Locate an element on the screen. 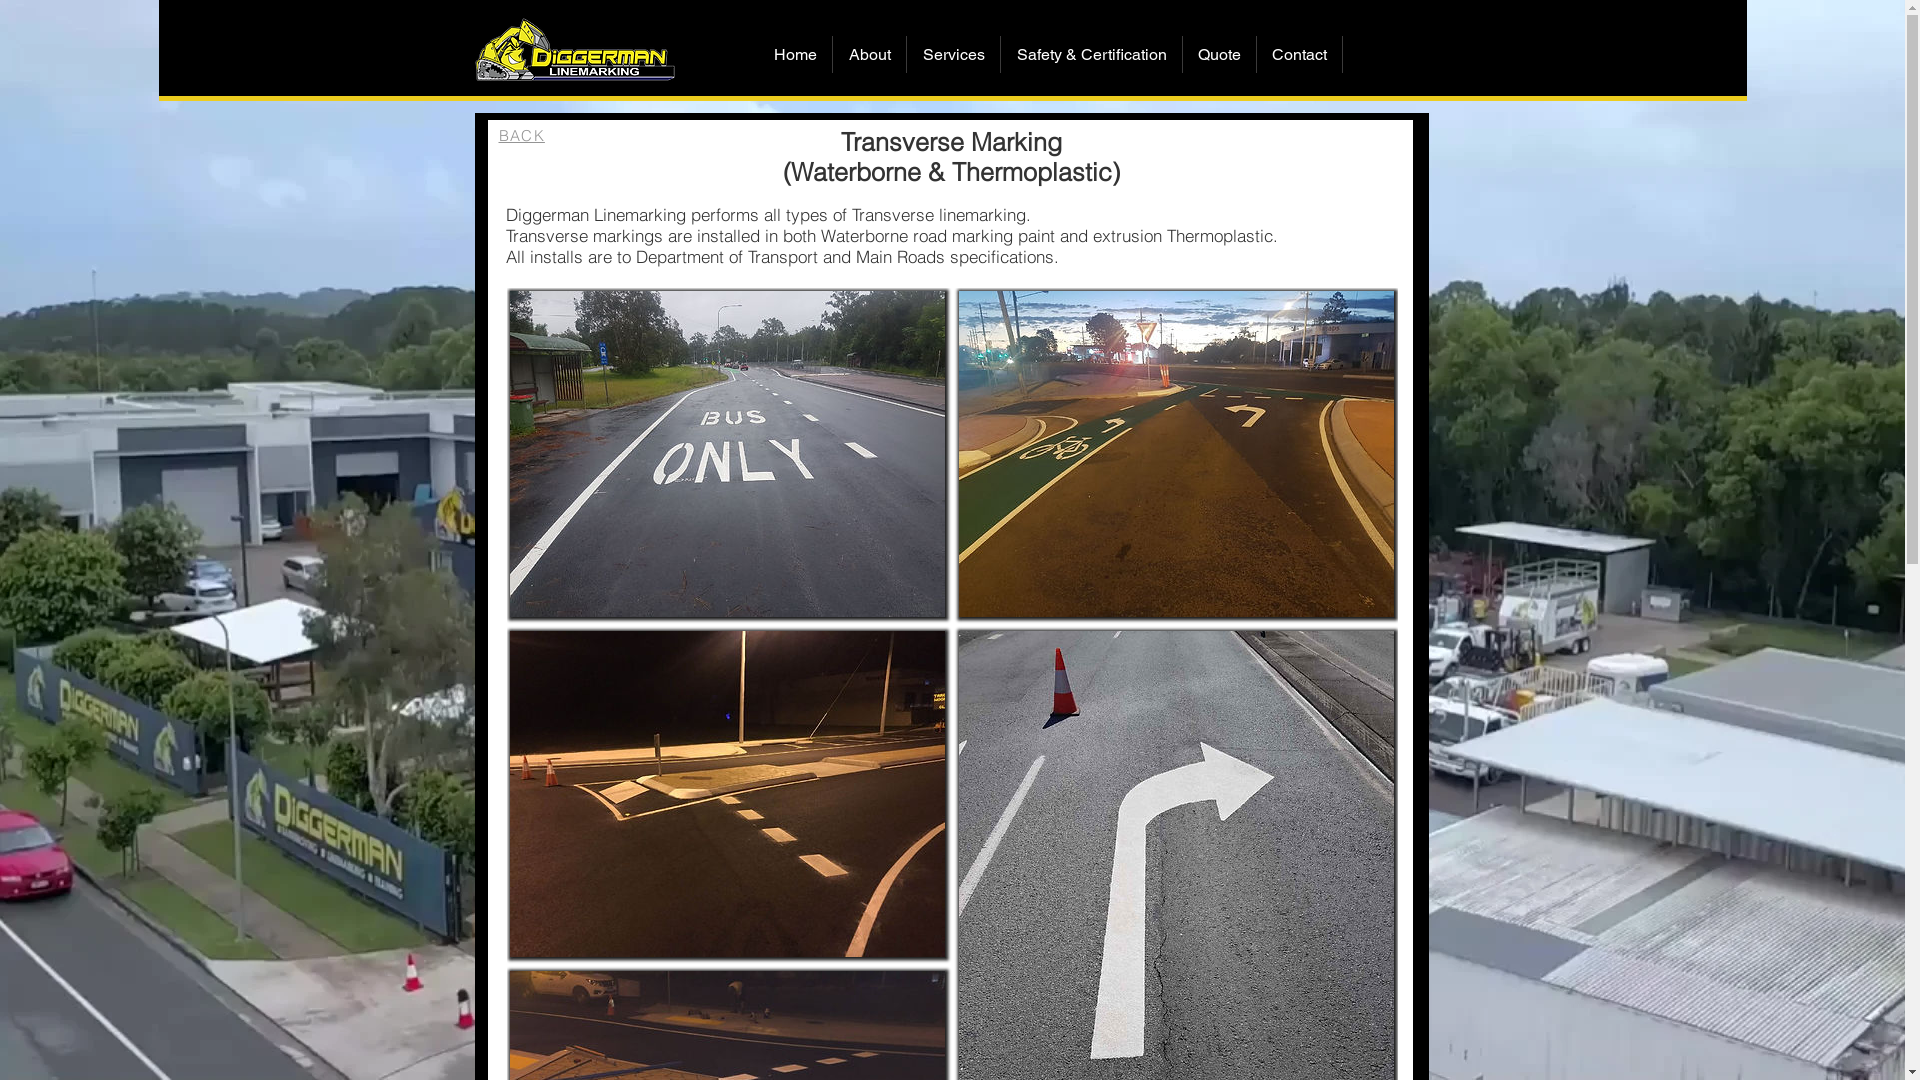  'About' is located at coordinates (869, 53).